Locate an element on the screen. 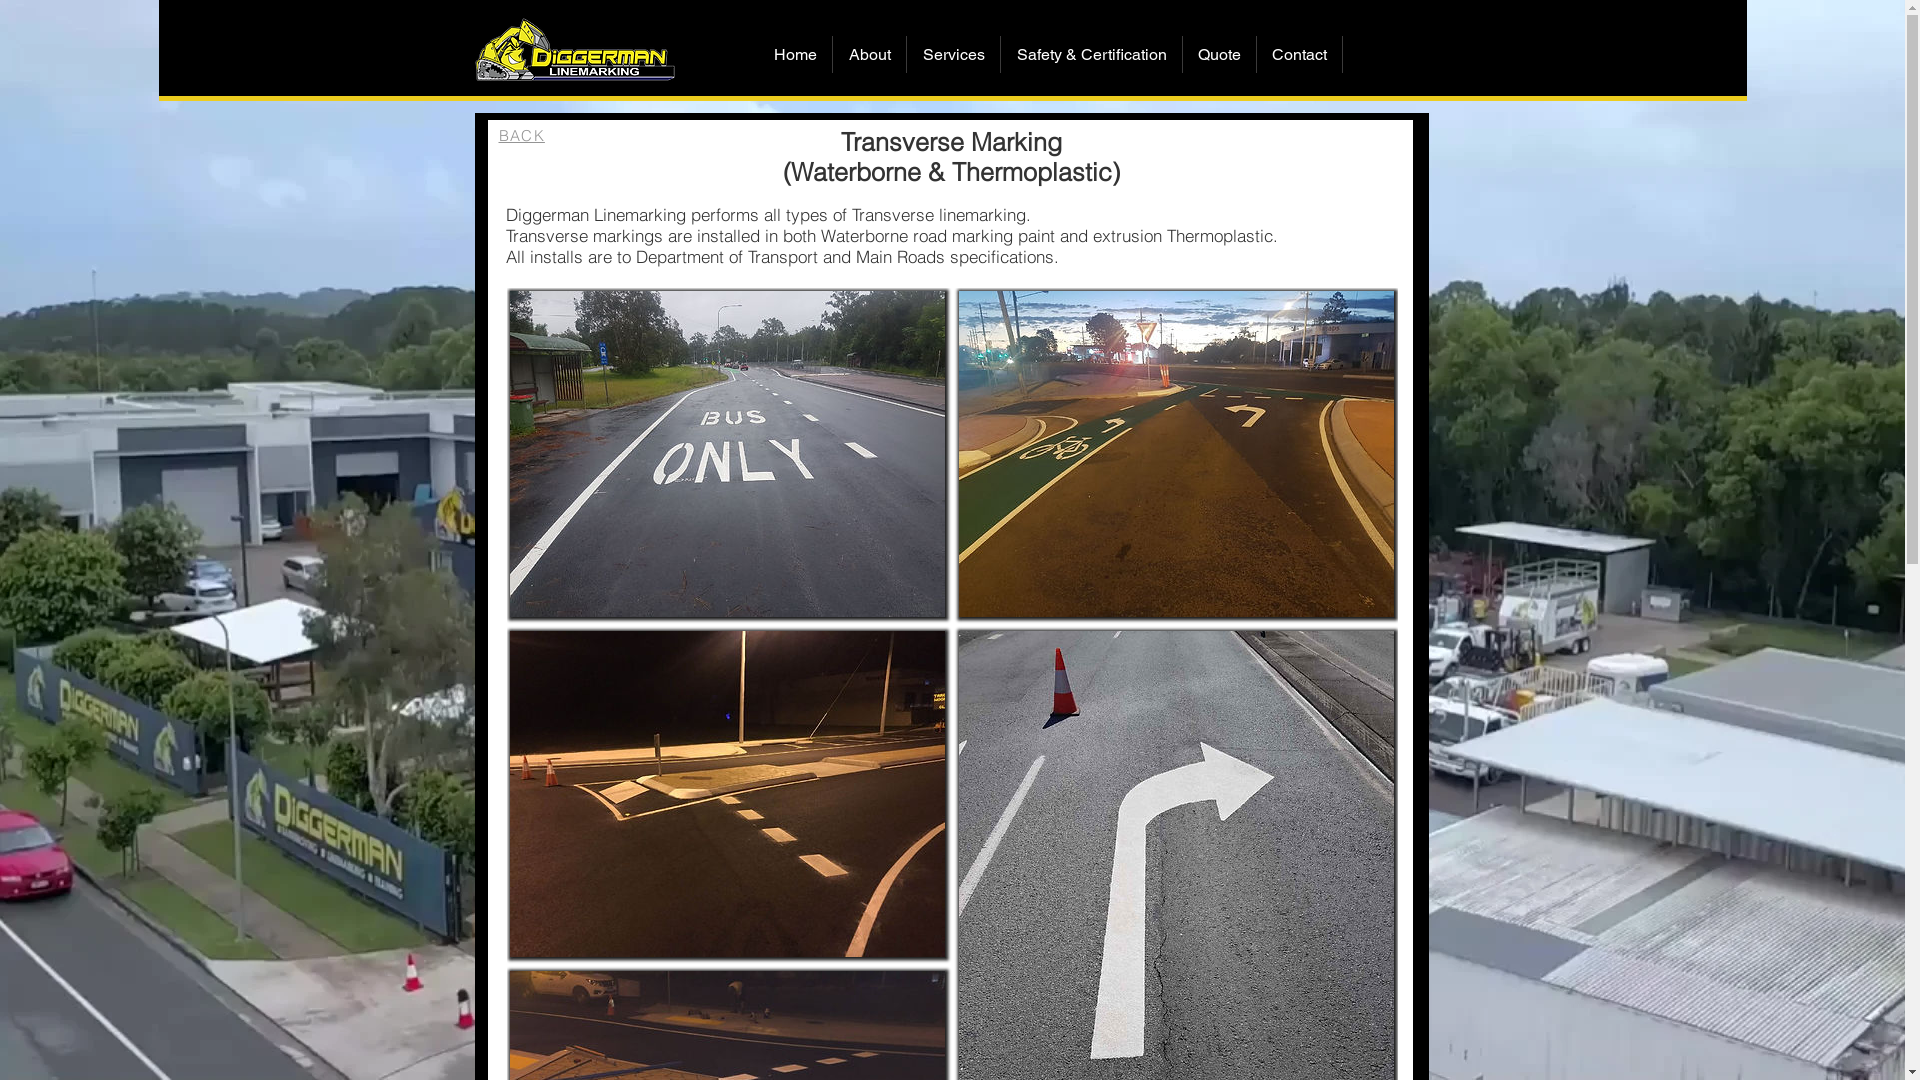  'About' is located at coordinates (869, 53).